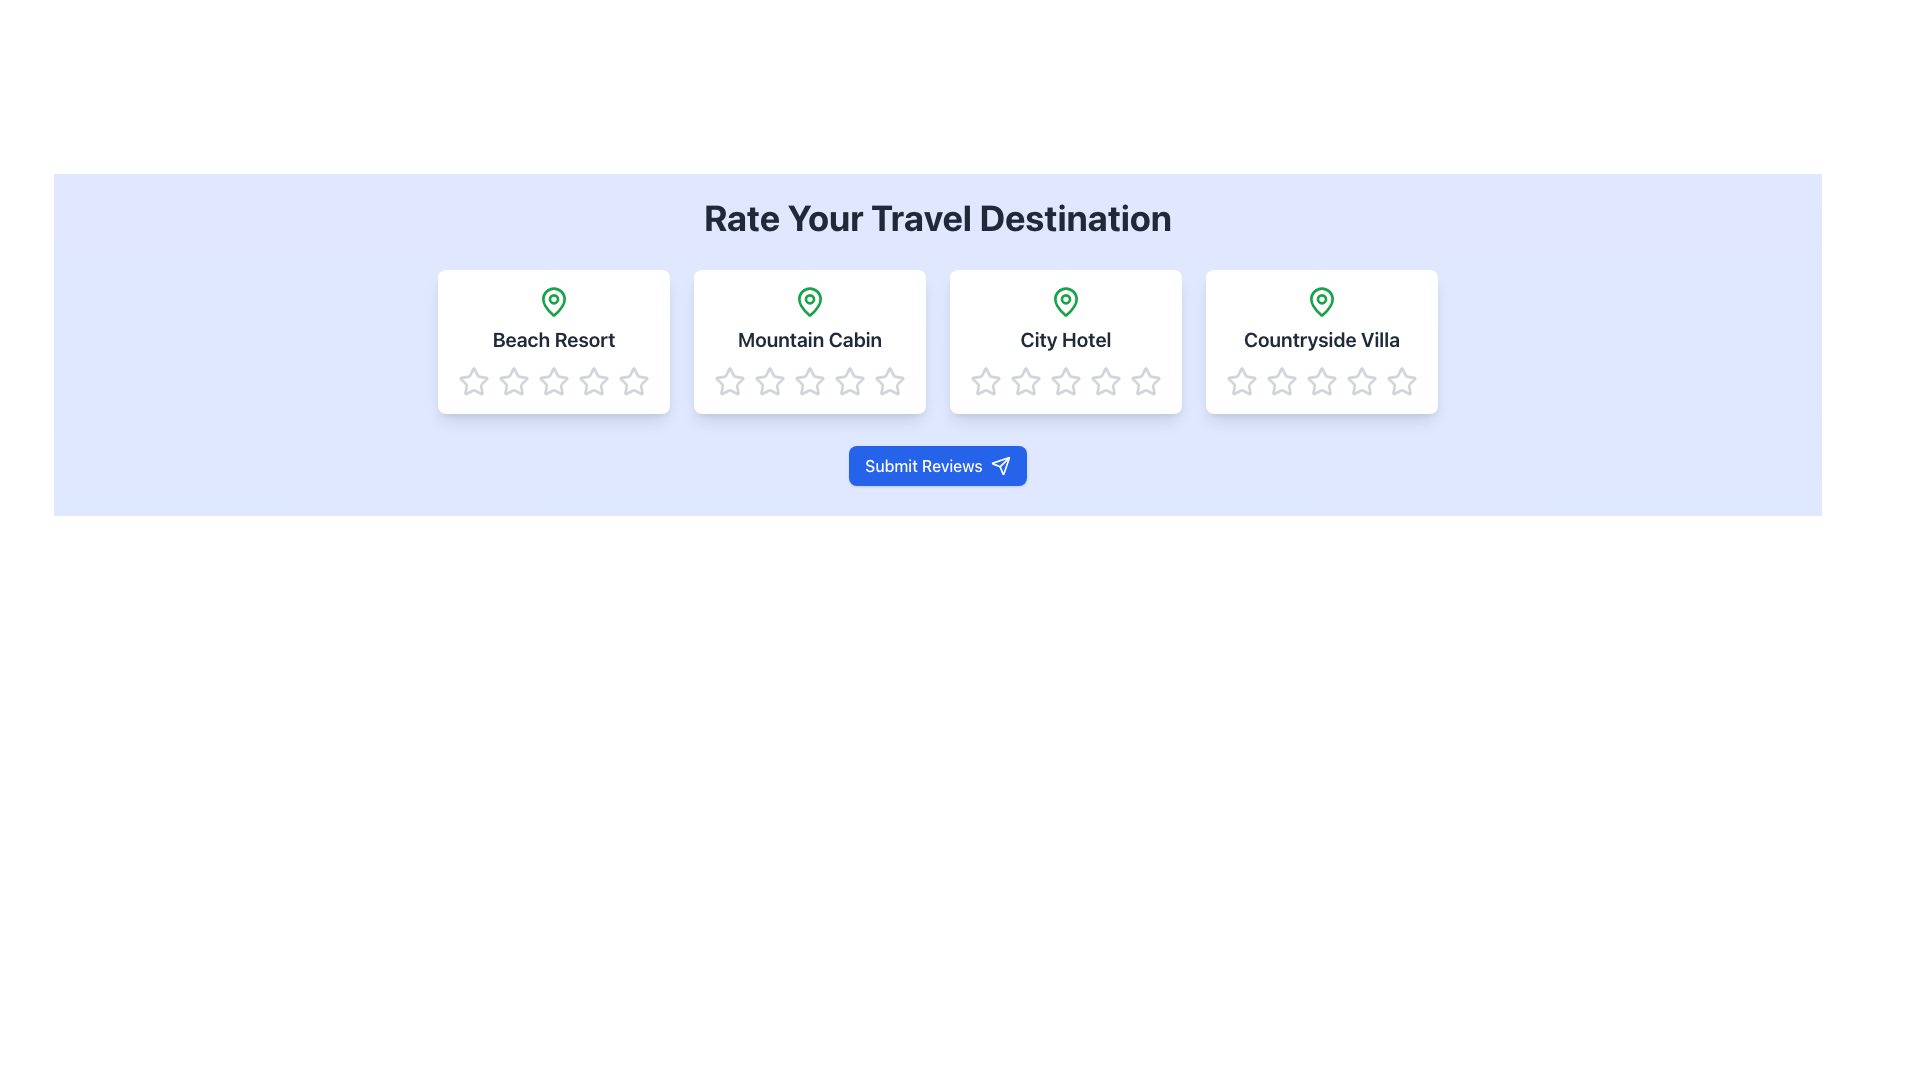  What do you see at coordinates (632, 381) in the screenshot?
I see `the rightmost star icon in the 5-star horizontal rating system below the card labeled 'Beach Resort' to set the rating` at bounding box center [632, 381].